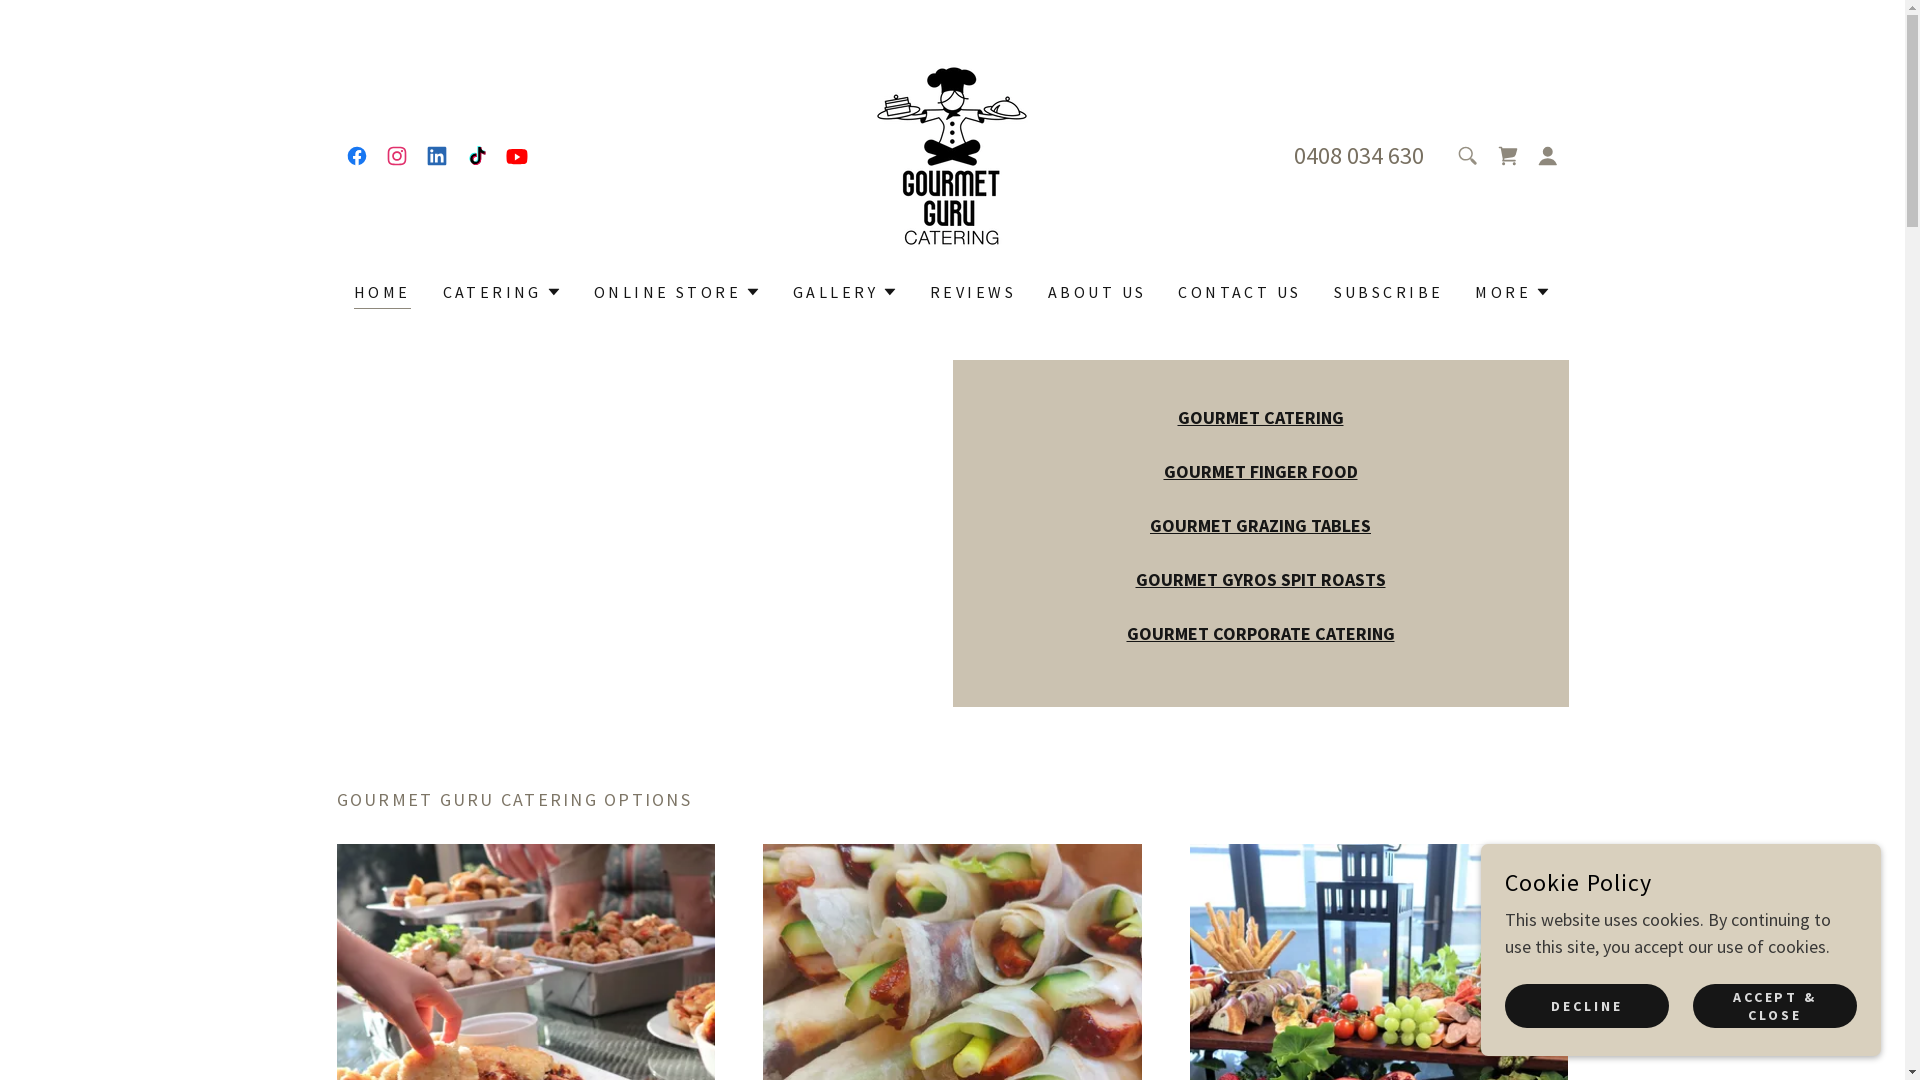 The image size is (1920, 1080). What do you see at coordinates (1096, 292) in the screenshot?
I see `'ABOUT US'` at bounding box center [1096, 292].